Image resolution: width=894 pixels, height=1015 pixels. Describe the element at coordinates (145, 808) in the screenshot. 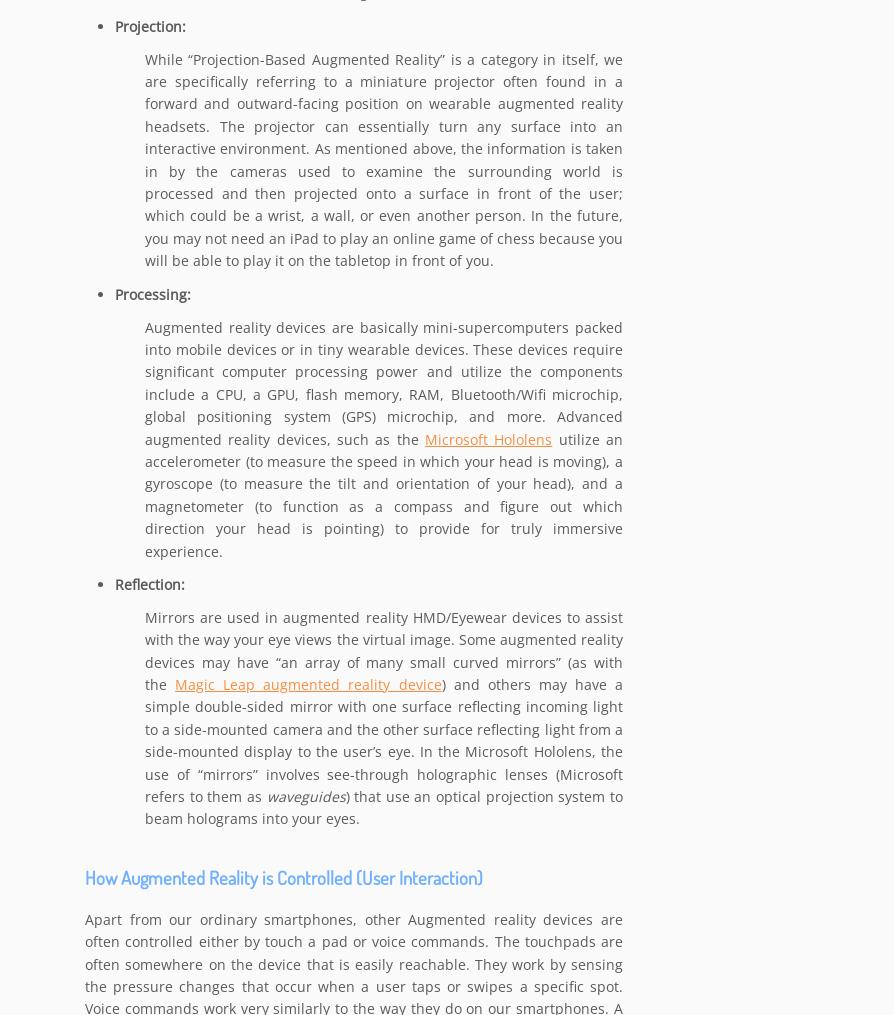

I see `') that use an optical projection system to beam holograms into your eyes.'` at that location.